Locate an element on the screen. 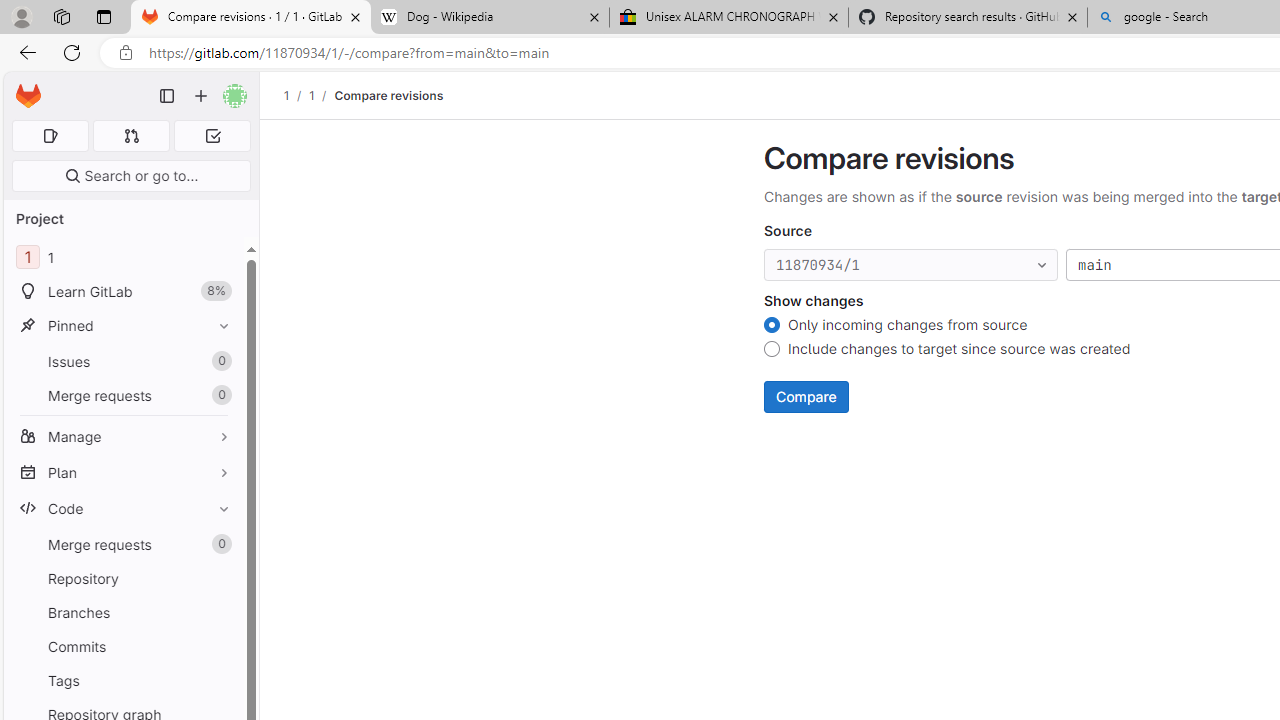  'Code' is located at coordinates (123, 507).